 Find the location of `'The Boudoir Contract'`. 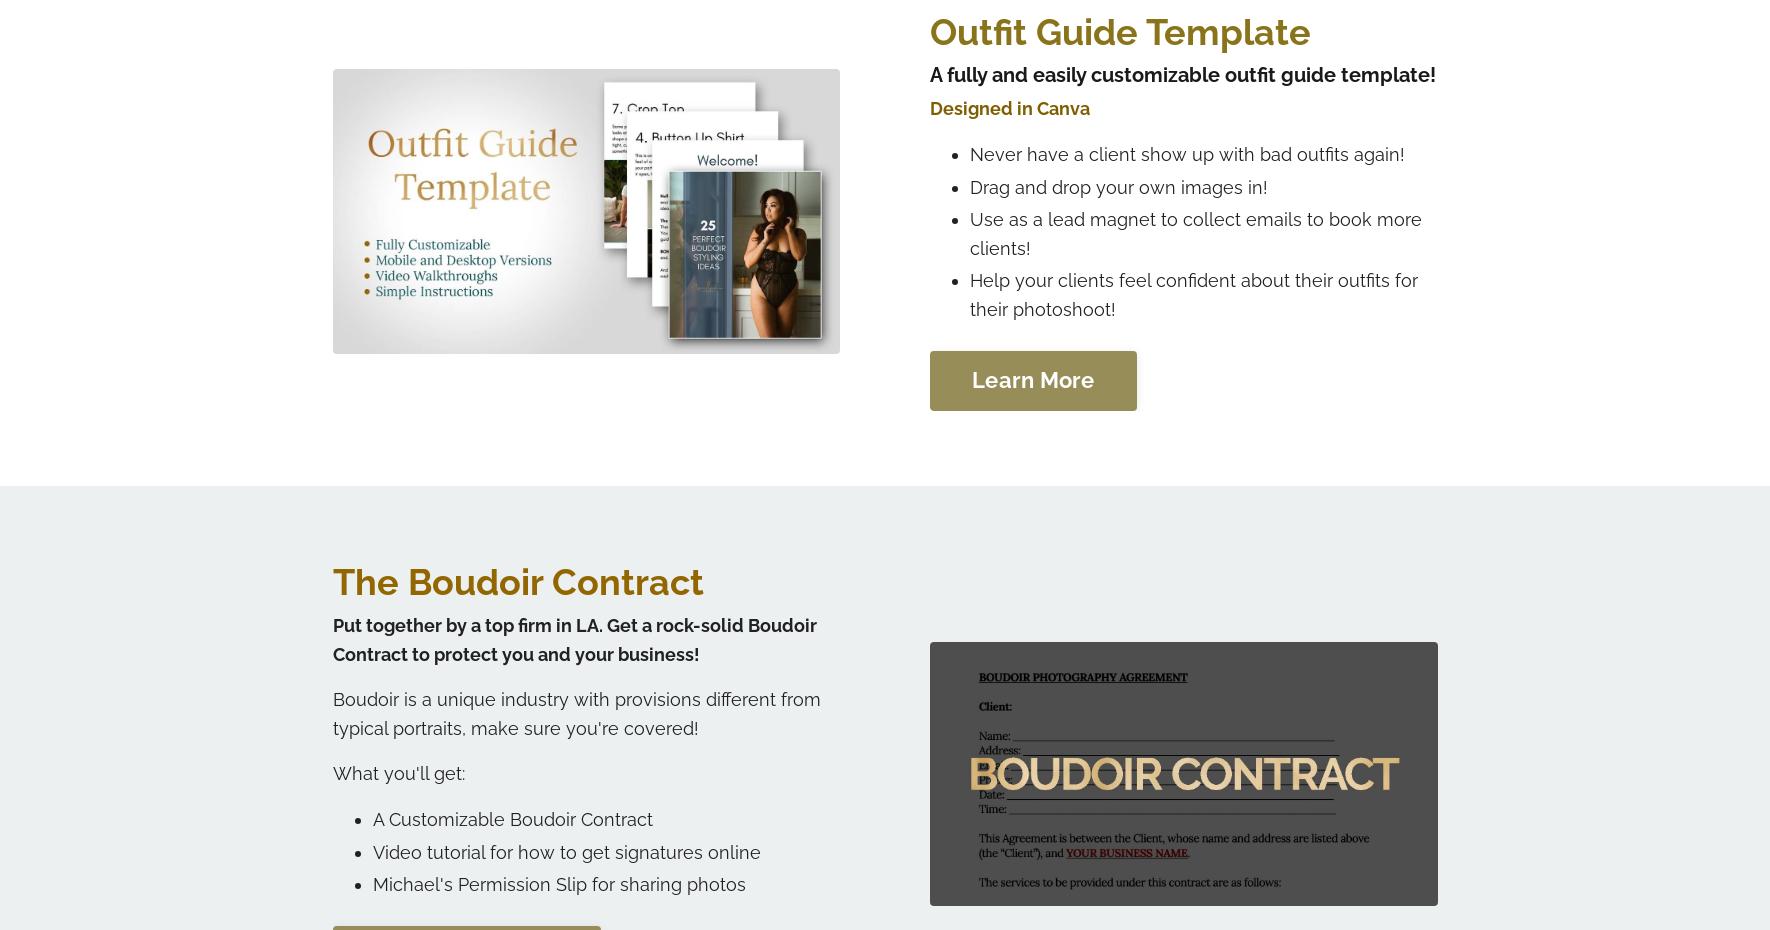

'The Boudoir Contract' is located at coordinates (517, 581).